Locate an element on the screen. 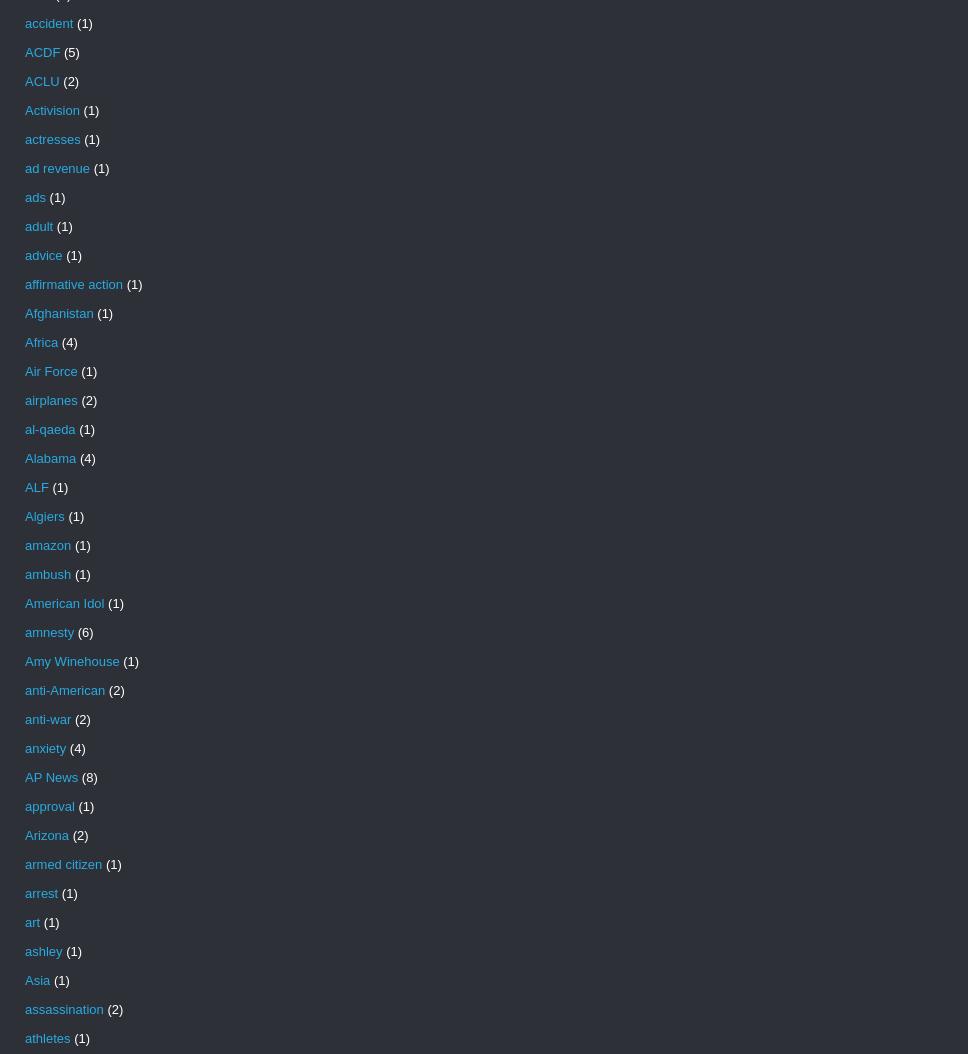 The image size is (968, 1054). 'ads' is located at coordinates (24, 196).